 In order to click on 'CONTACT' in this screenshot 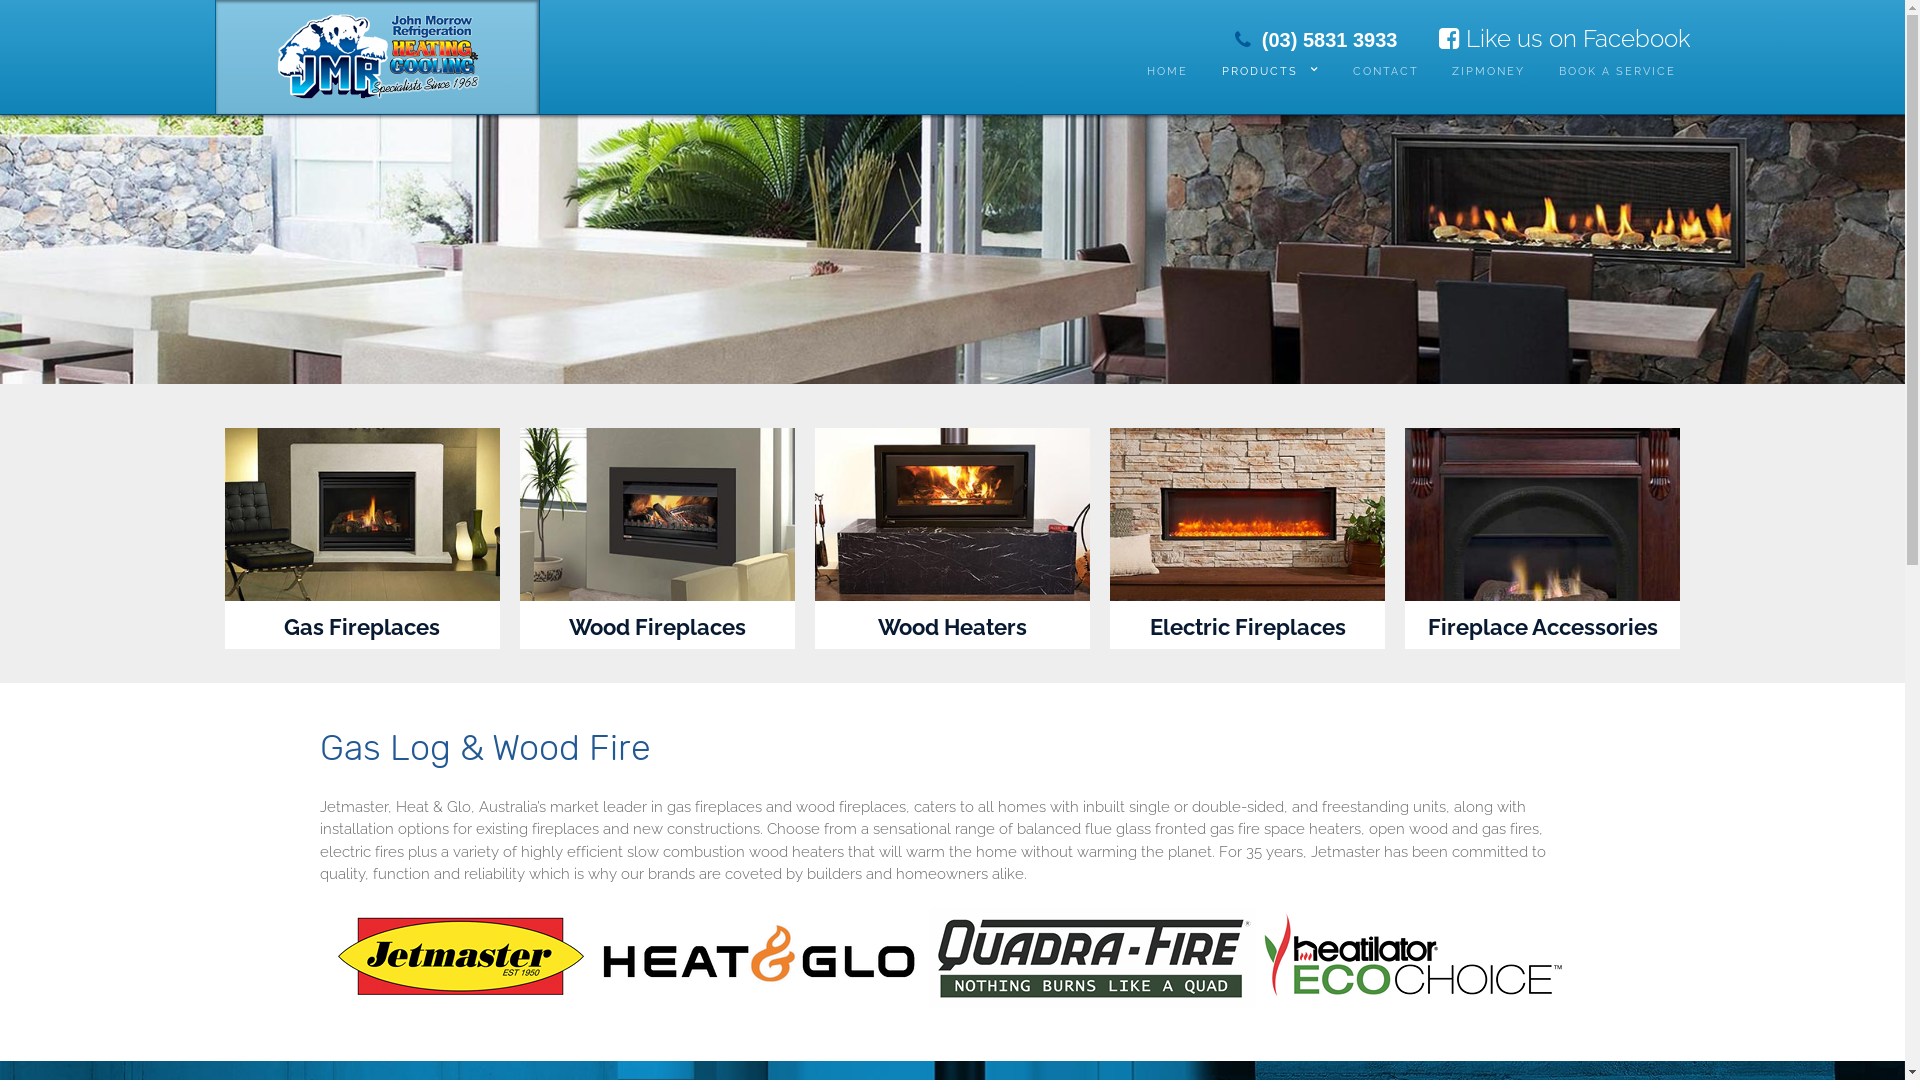, I will do `click(1385, 70)`.